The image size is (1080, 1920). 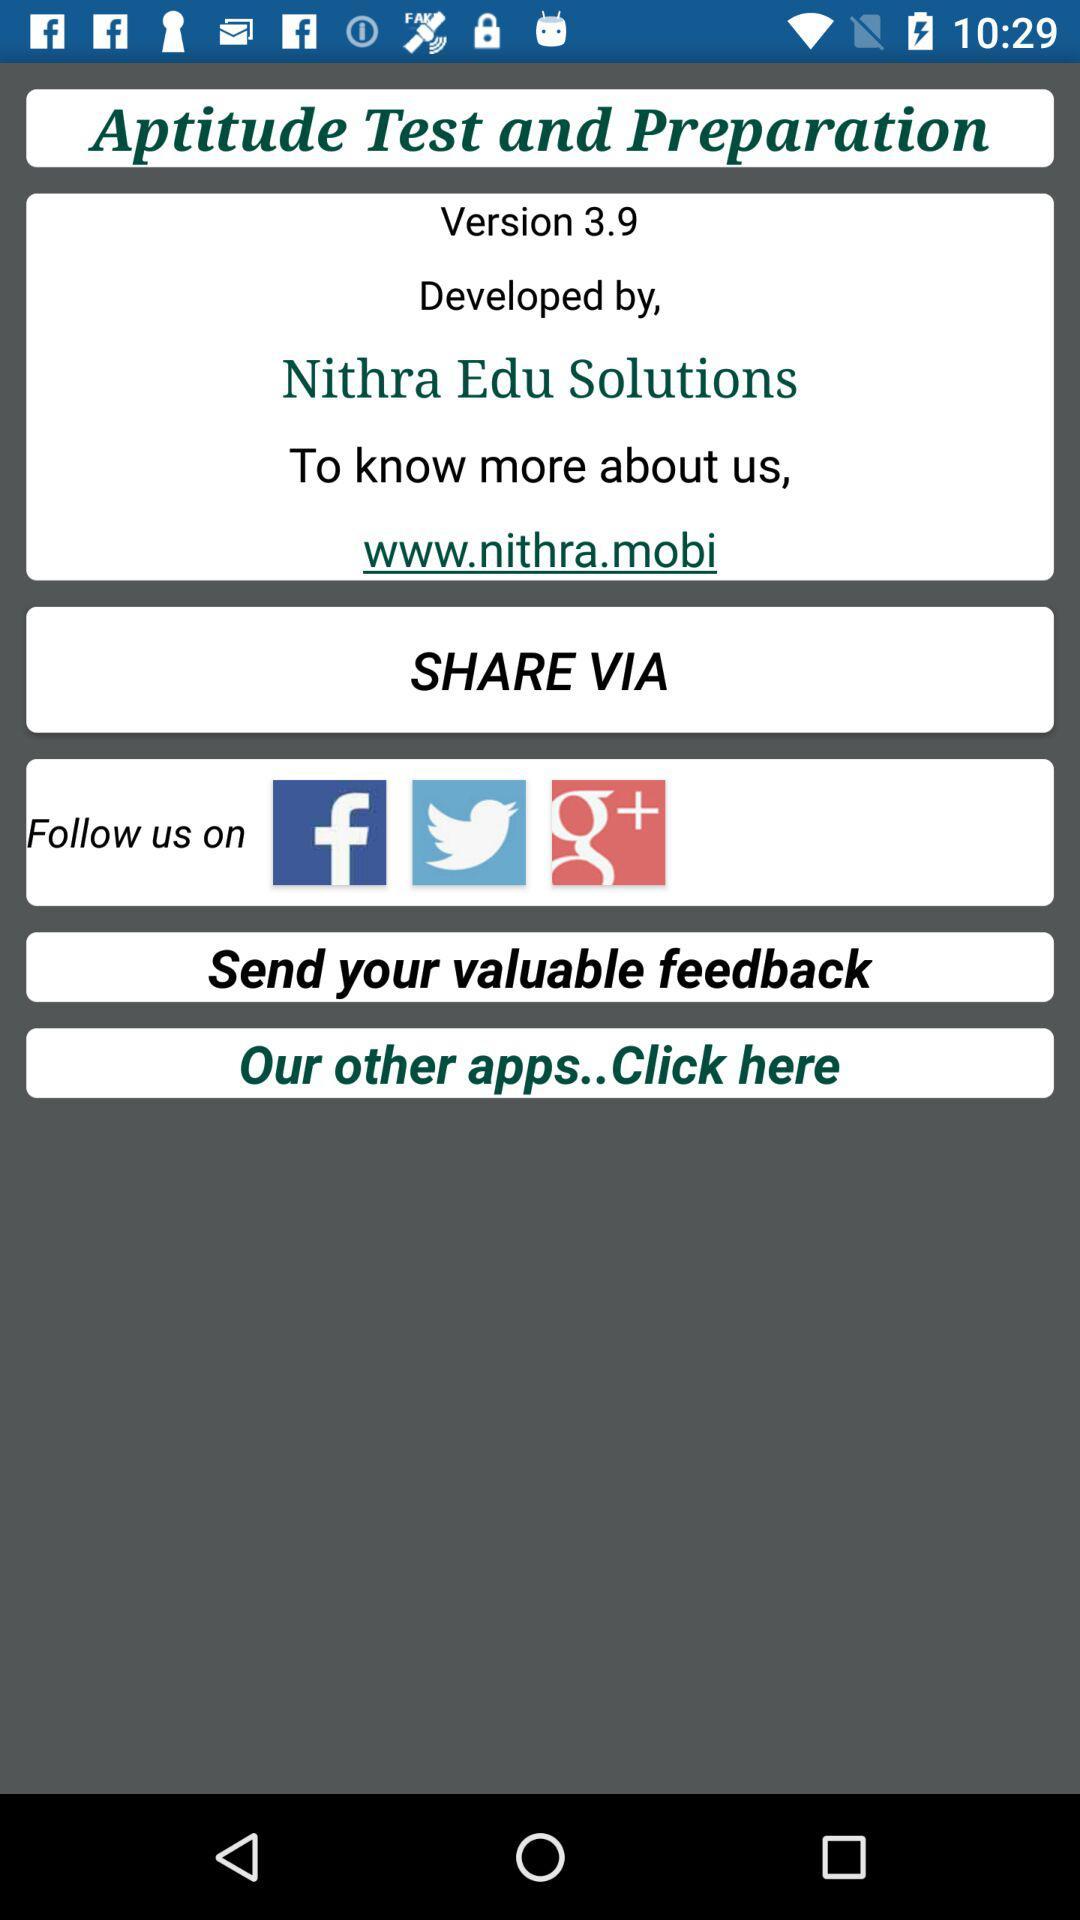 What do you see at coordinates (469, 832) in the screenshot?
I see `orange box flashing on tweeter sign` at bounding box center [469, 832].